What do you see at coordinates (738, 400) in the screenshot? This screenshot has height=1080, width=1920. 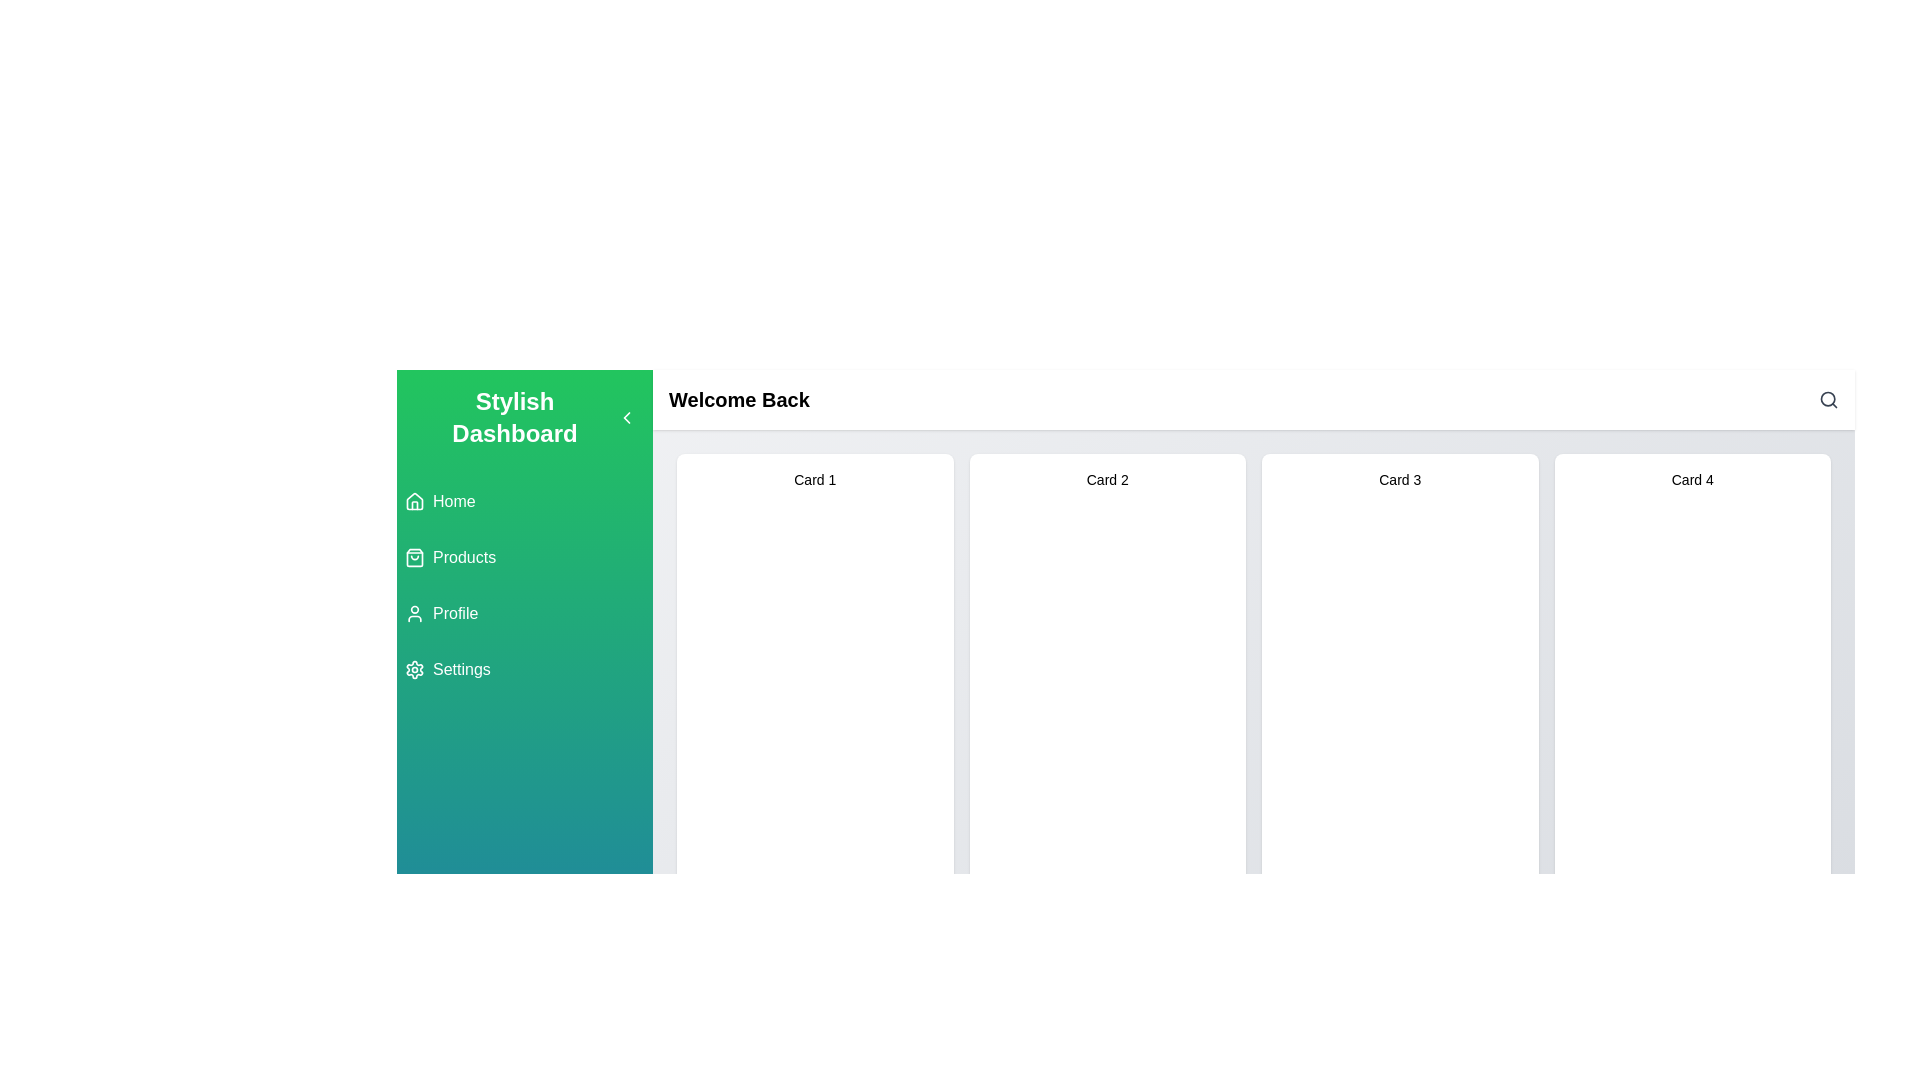 I see `the welcoming message text label located at the top-left of the white horizontal bar above the grid of items` at bounding box center [738, 400].